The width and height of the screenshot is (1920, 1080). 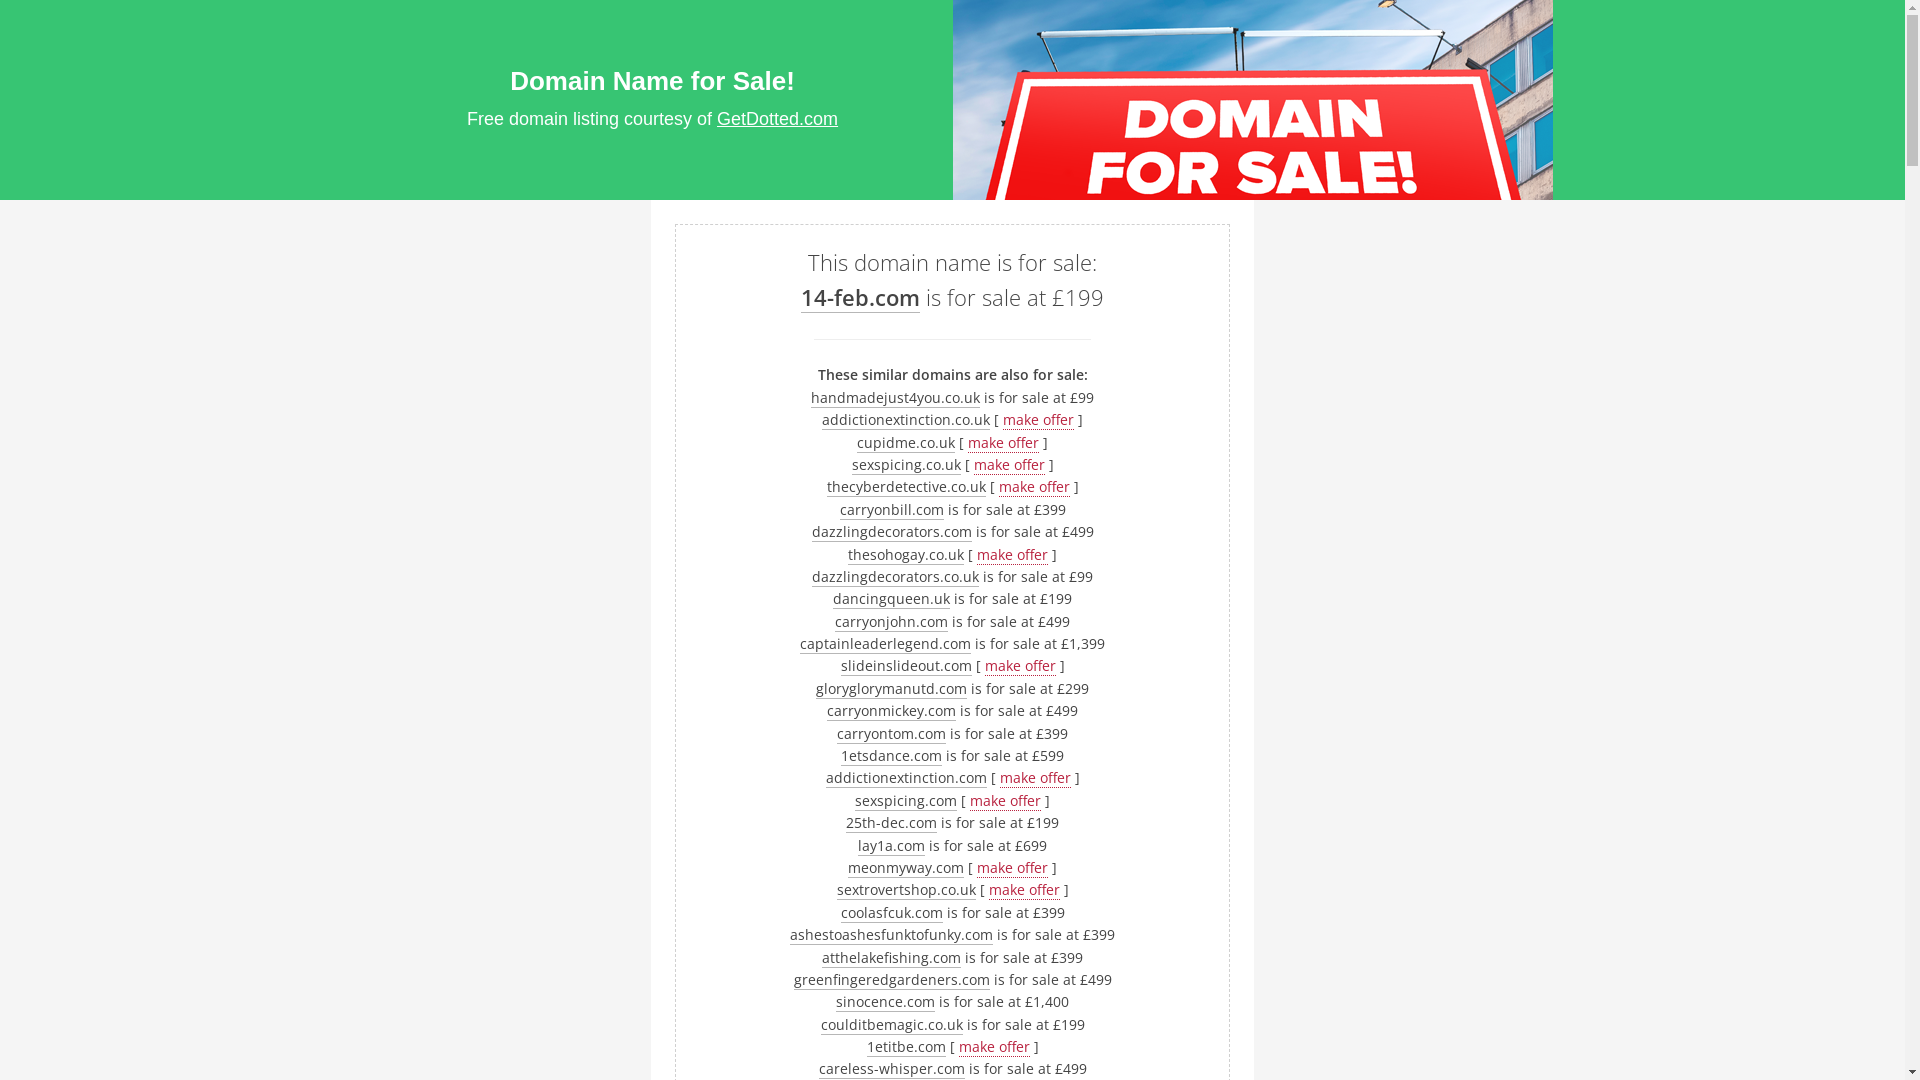 What do you see at coordinates (890, 934) in the screenshot?
I see `'ashestoashesfunktofunky.com'` at bounding box center [890, 934].